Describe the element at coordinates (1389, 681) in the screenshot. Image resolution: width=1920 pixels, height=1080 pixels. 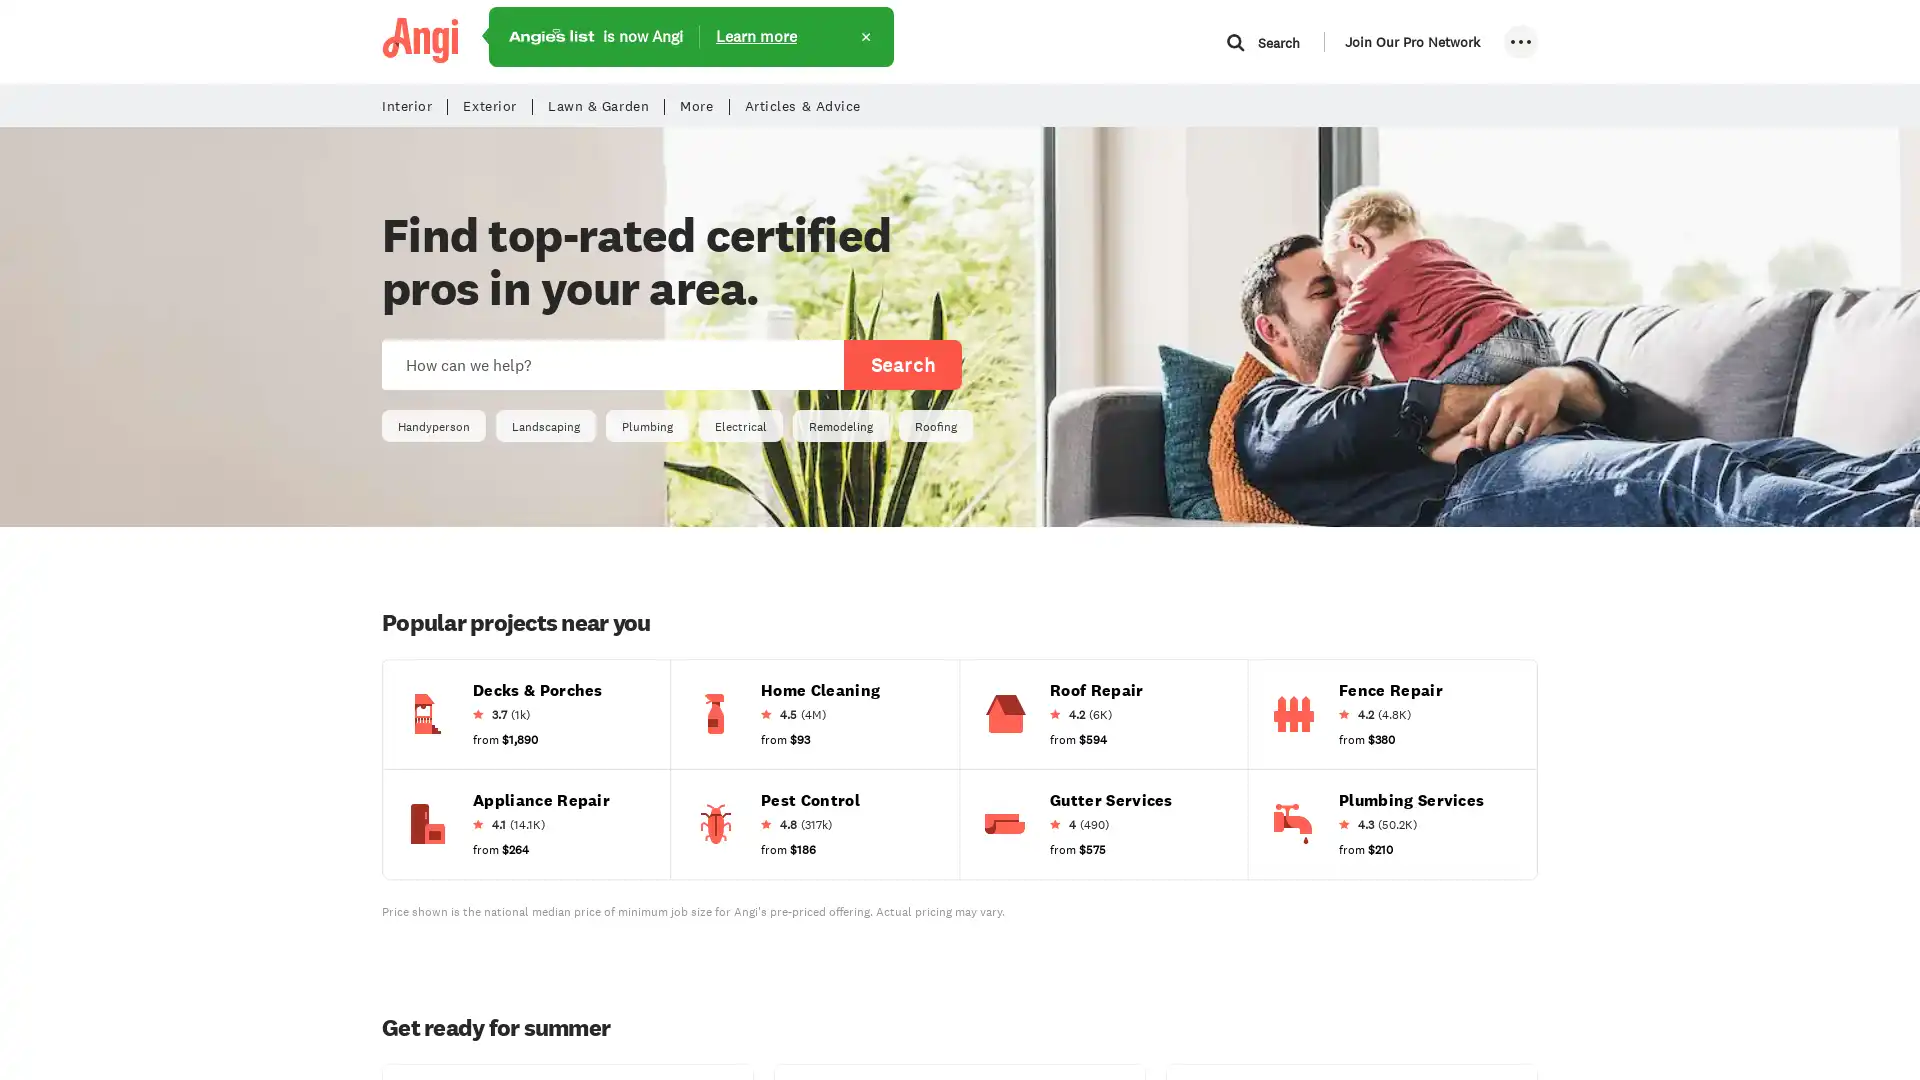
I see `Submit a request for Fence Repairs.` at that location.